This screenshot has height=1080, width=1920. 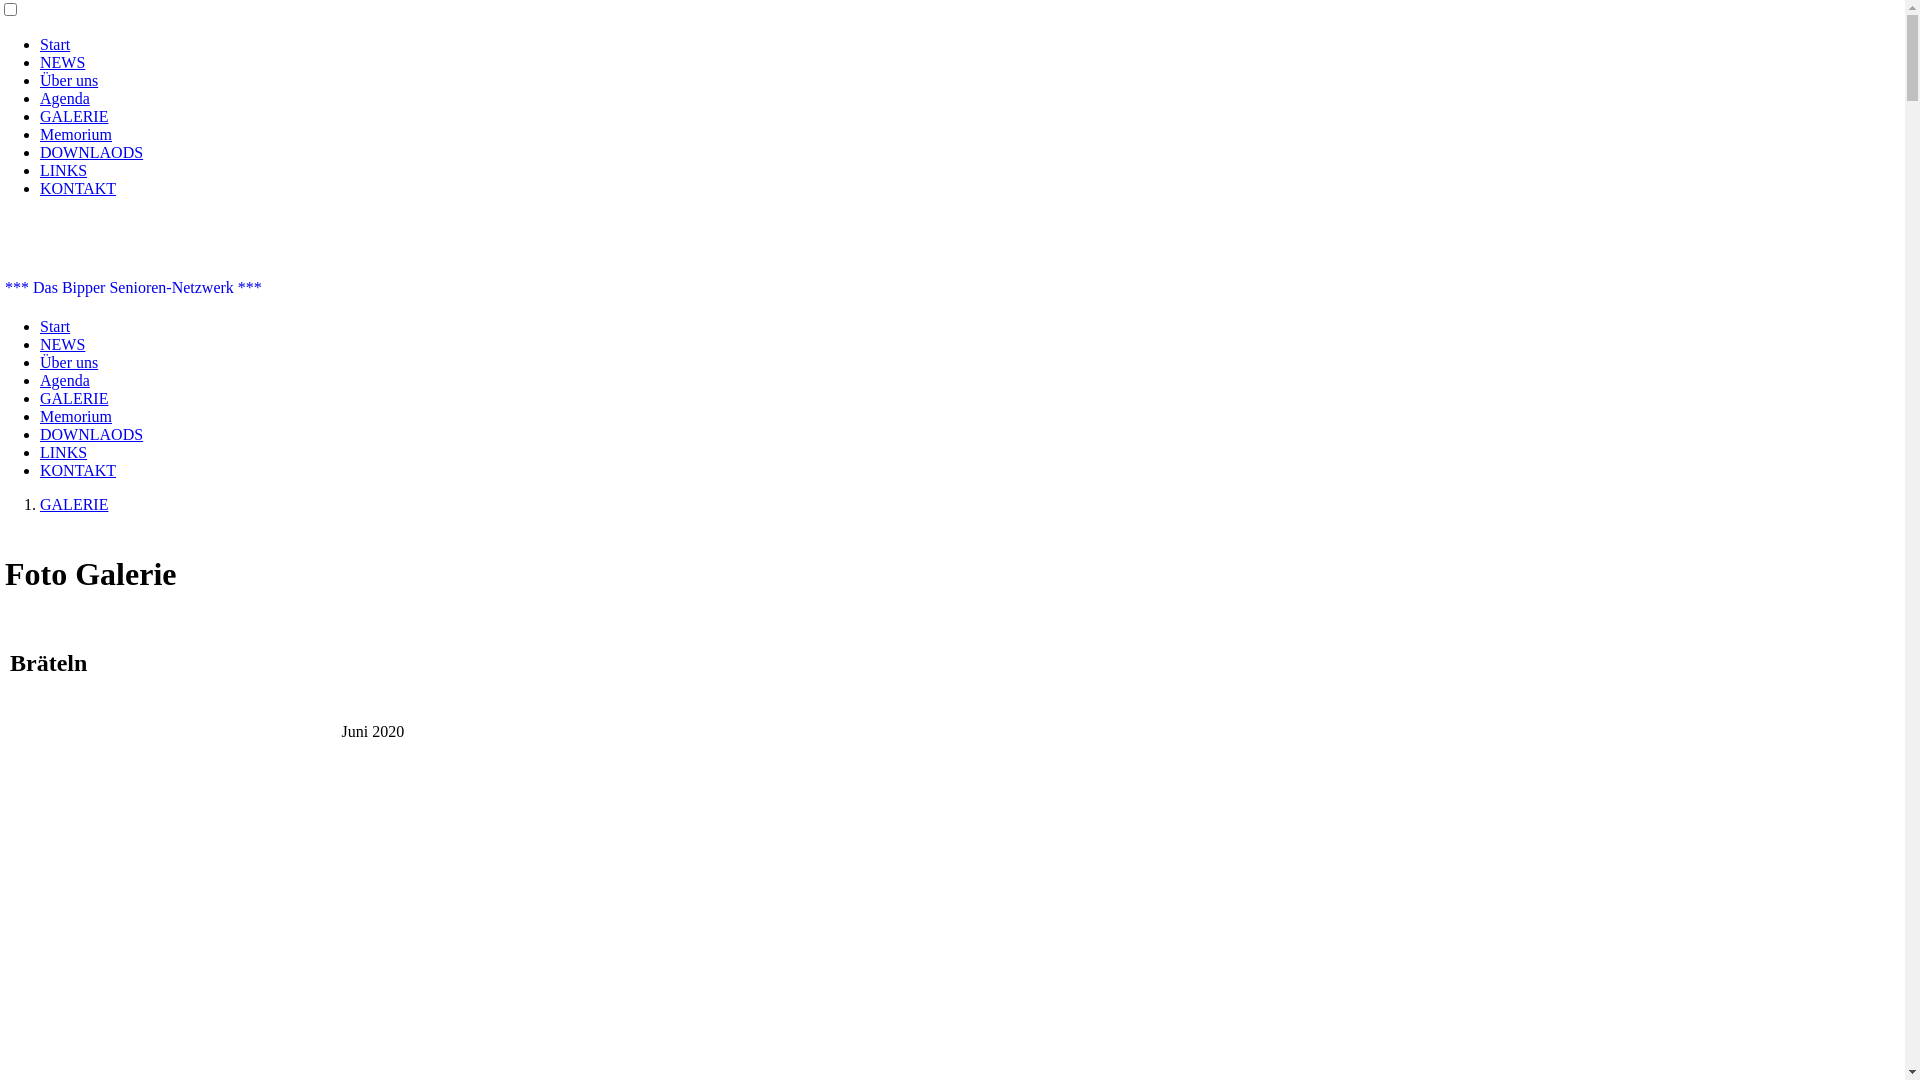 I want to click on 'Agenda', so click(x=65, y=98).